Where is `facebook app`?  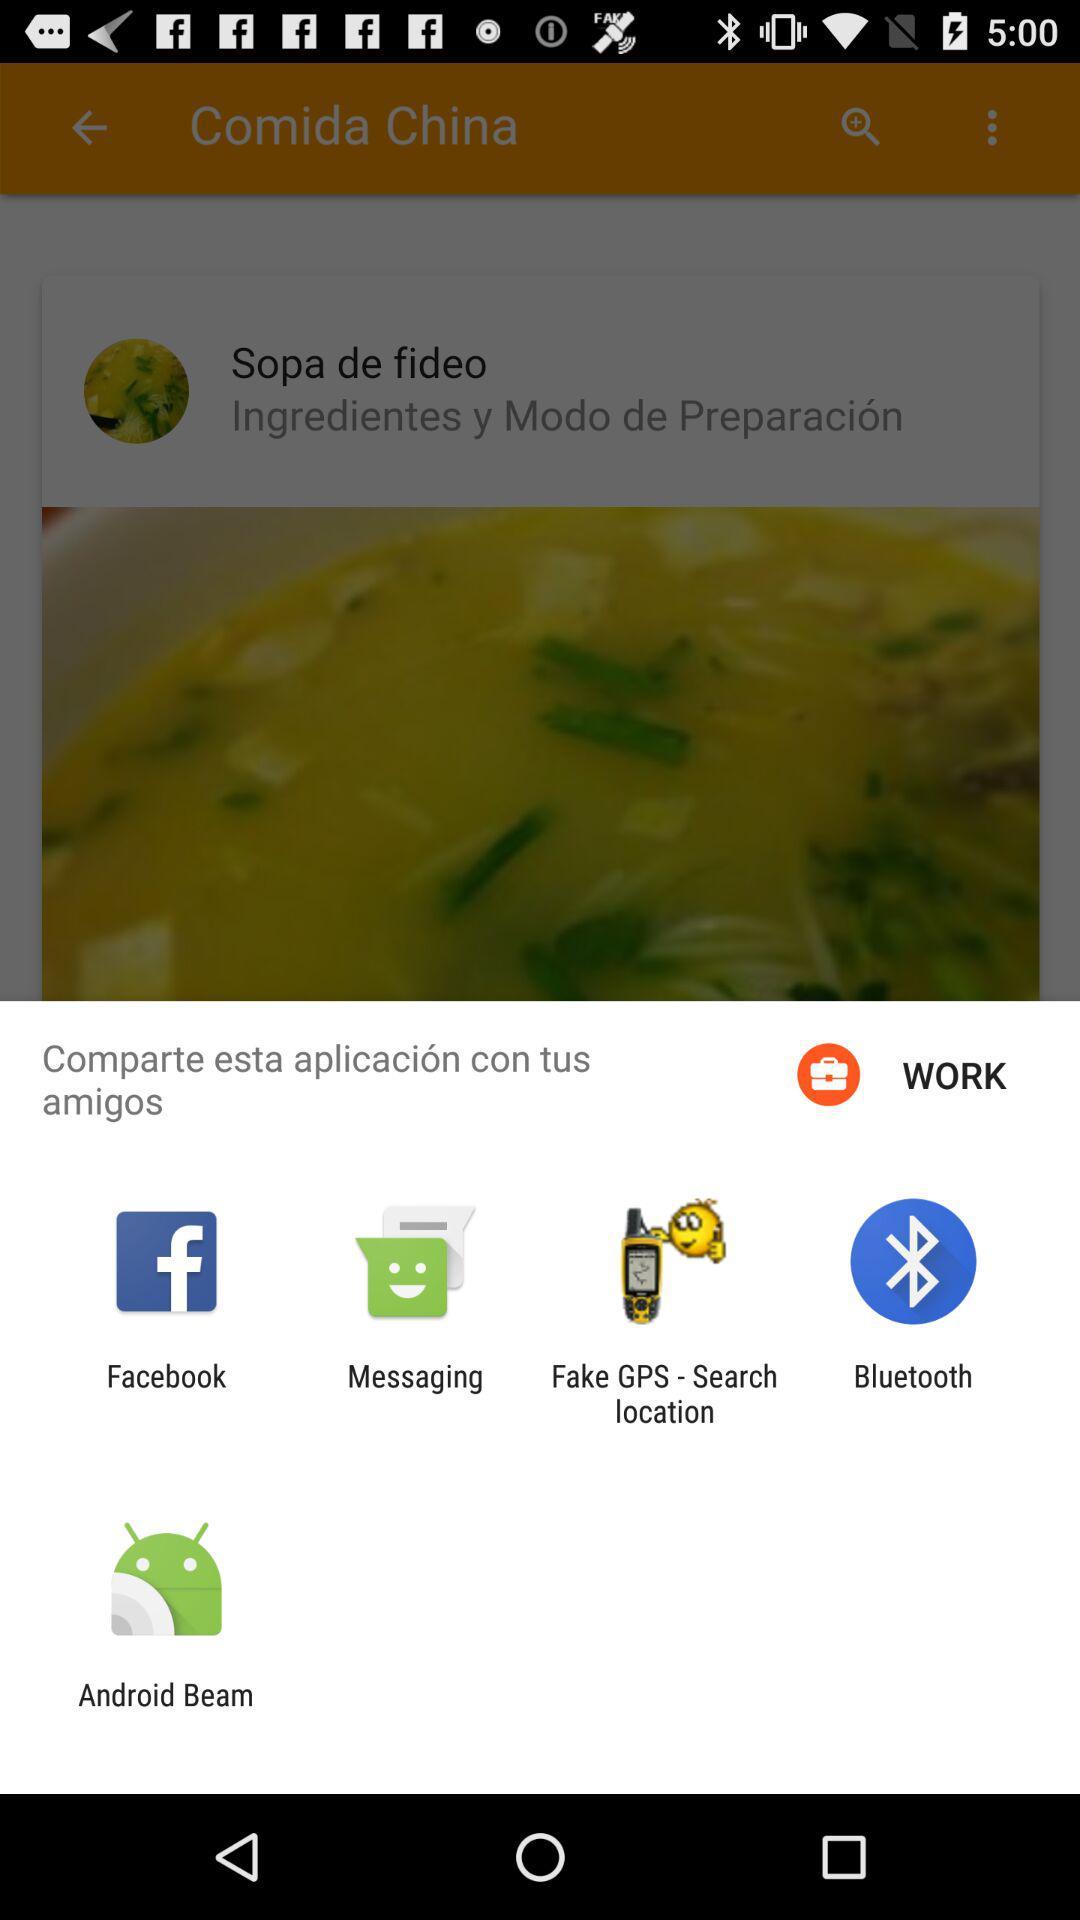 facebook app is located at coordinates (165, 1392).